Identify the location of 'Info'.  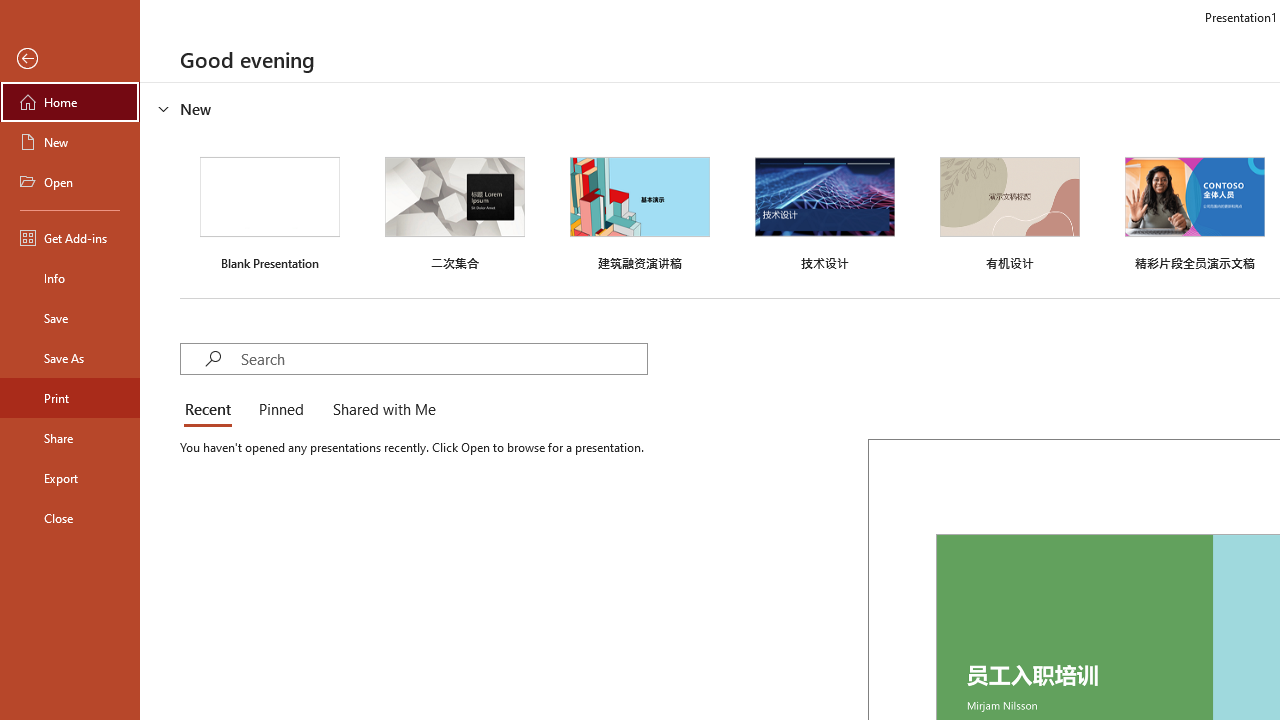
(69, 277).